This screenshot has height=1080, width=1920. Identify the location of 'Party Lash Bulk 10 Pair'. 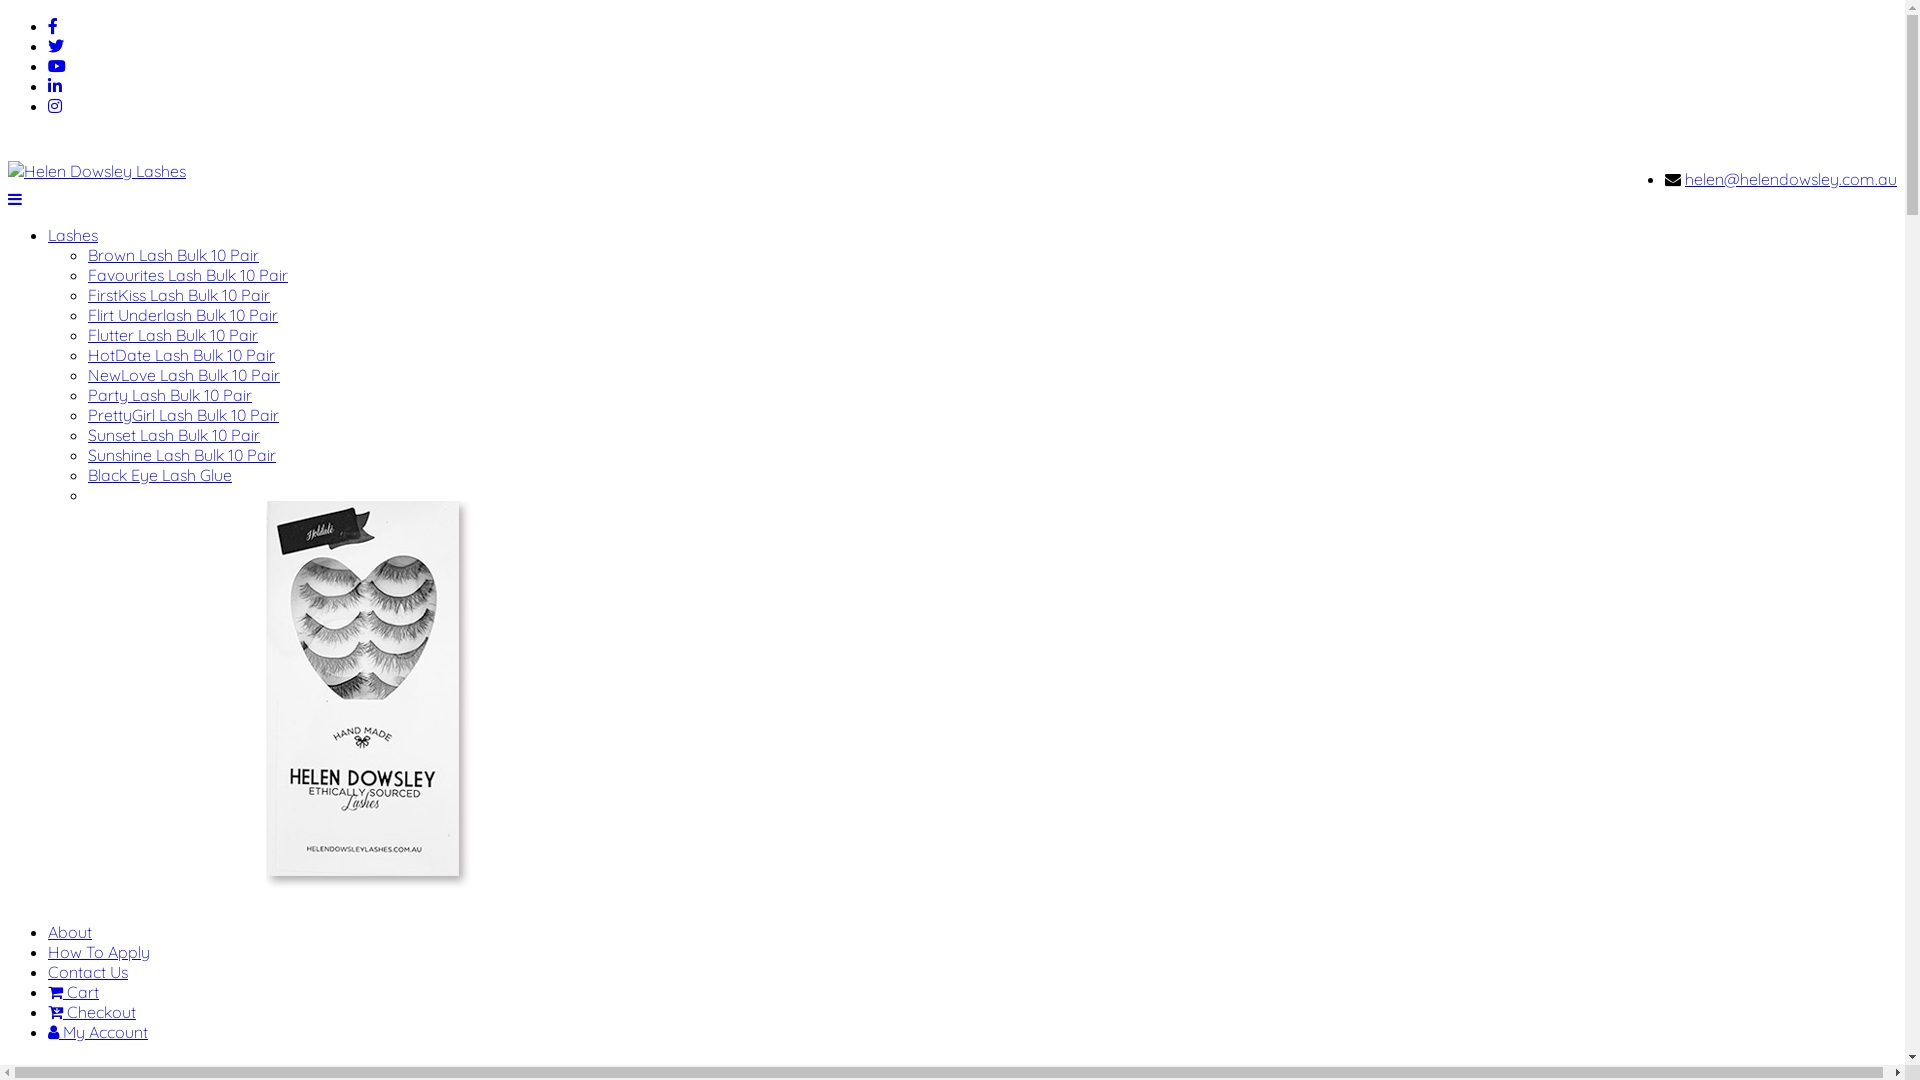
(169, 394).